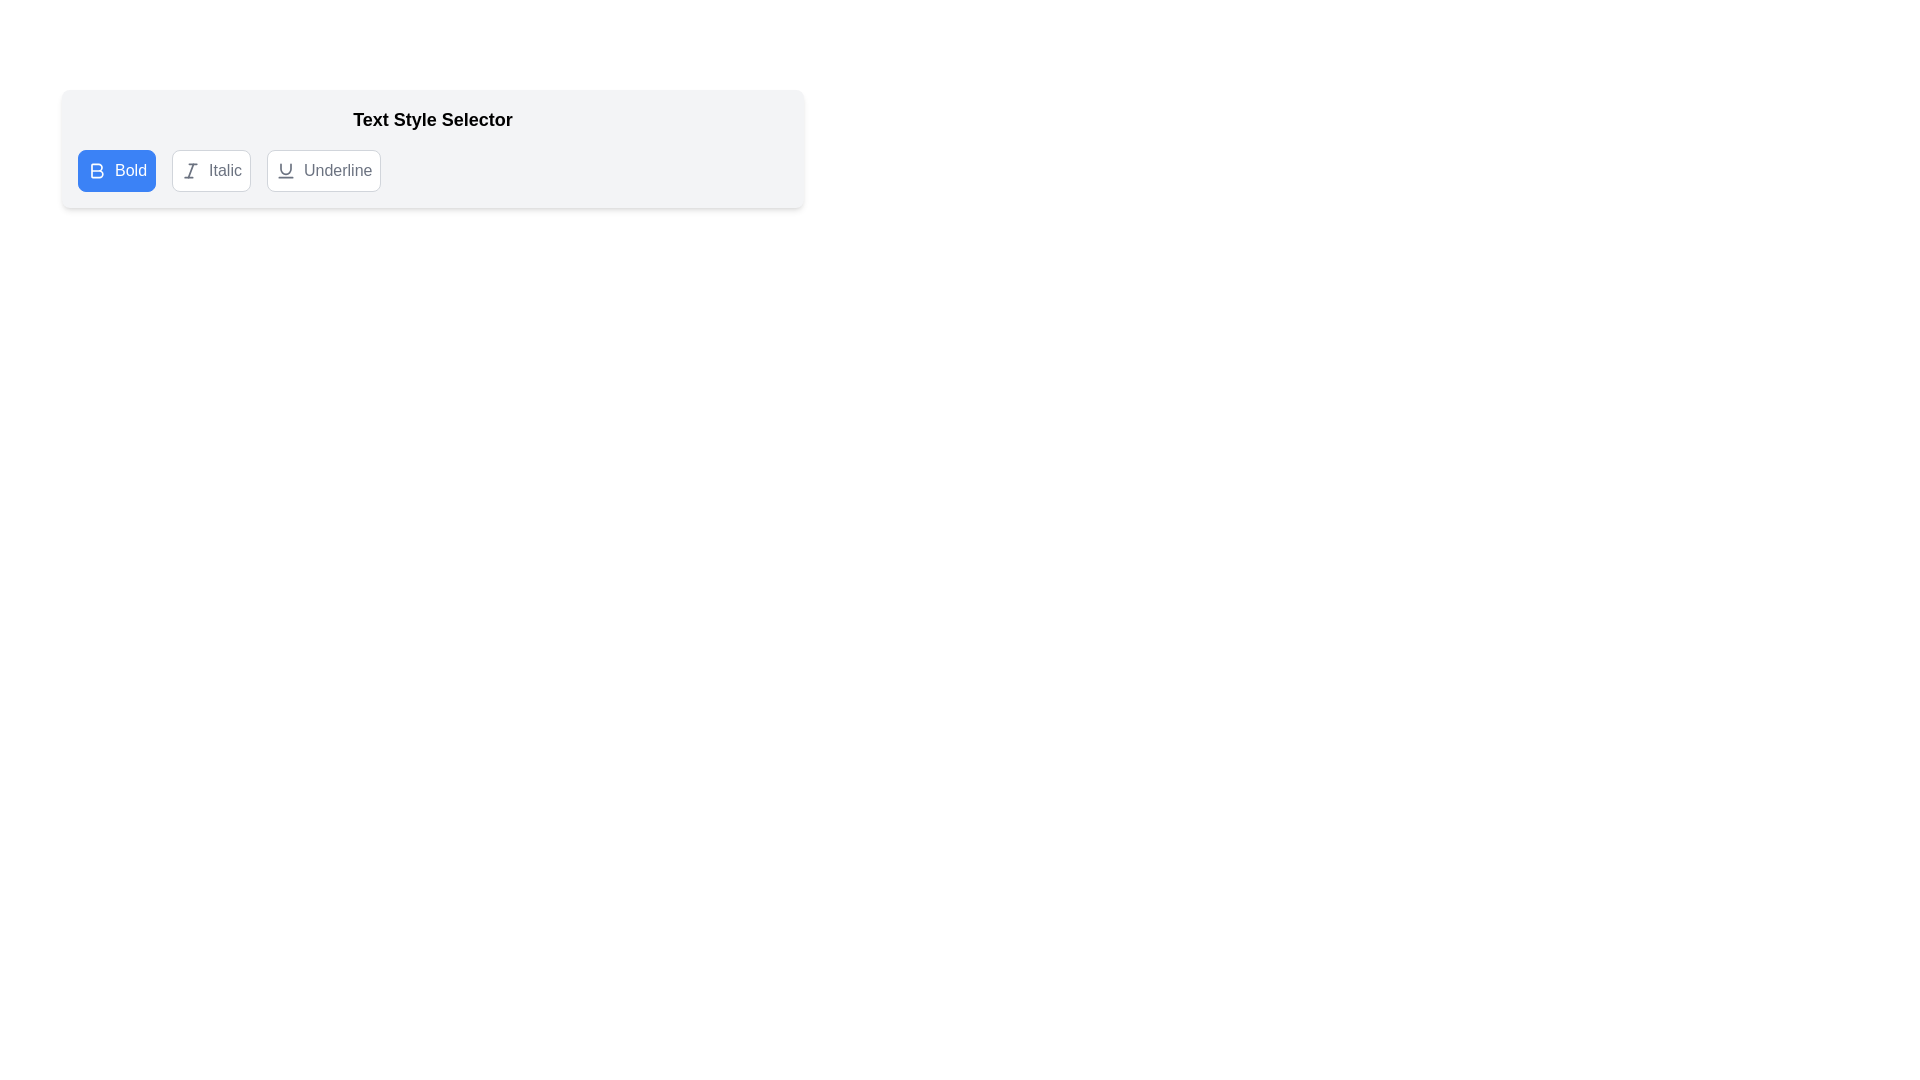 The image size is (1920, 1080). I want to click on the text label indicating the bold formatting option for text, so click(129, 169).